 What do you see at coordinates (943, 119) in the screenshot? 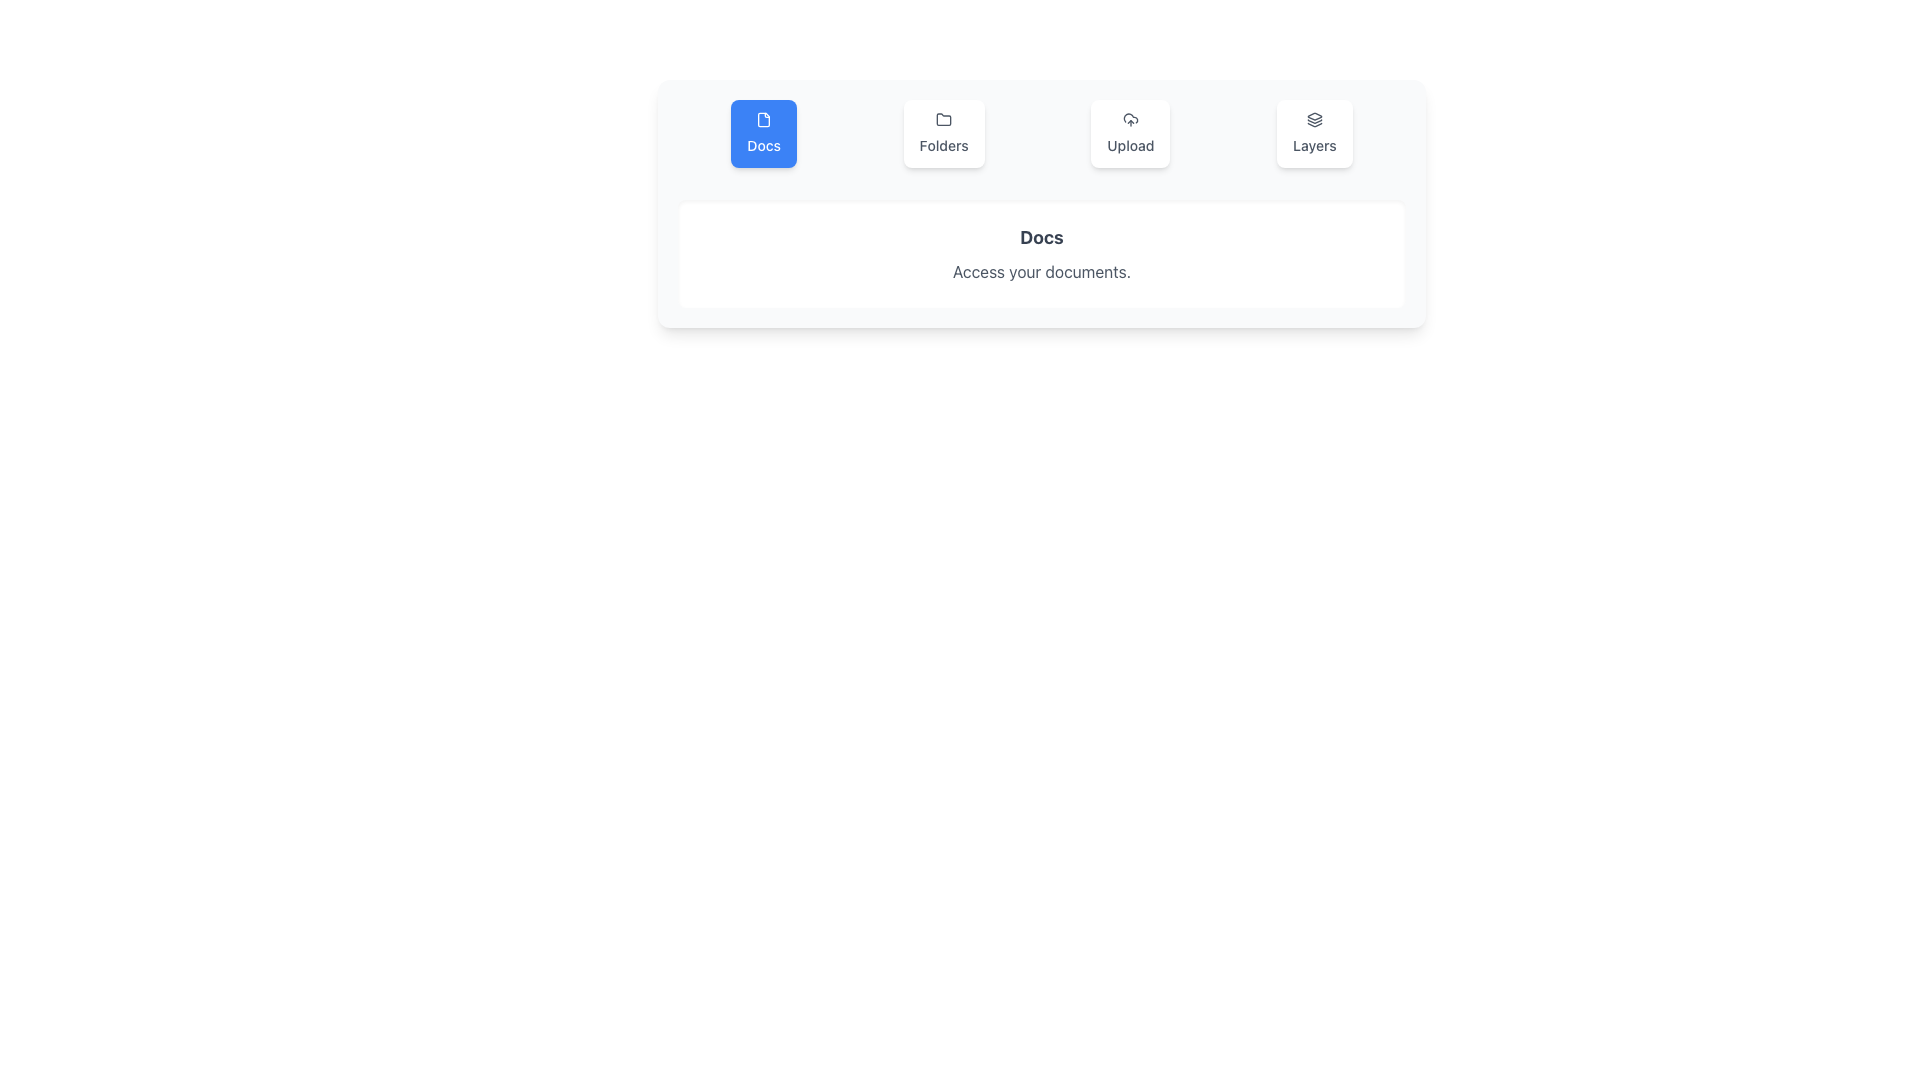
I see `the folder icon located in the toolbar section, specifically the second item in the horizontal list of 'Folders'` at bounding box center [943, 119].